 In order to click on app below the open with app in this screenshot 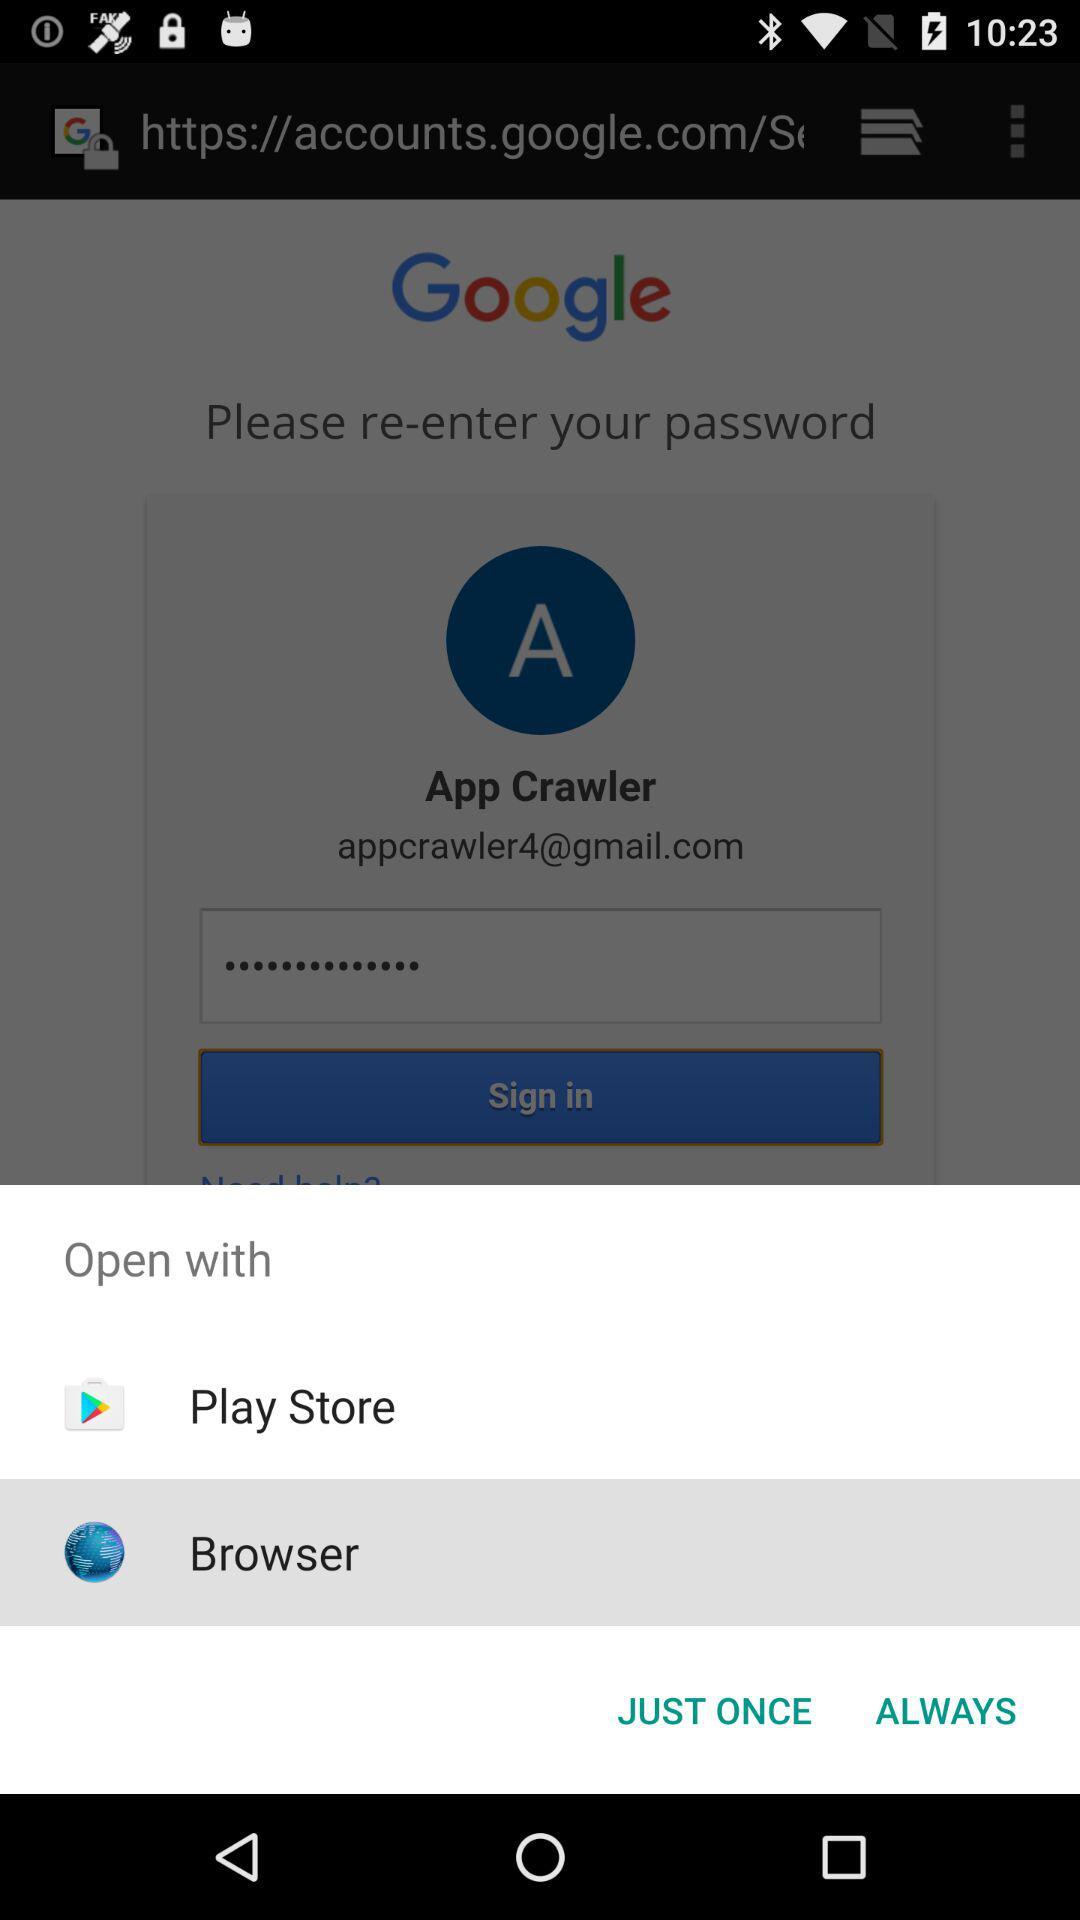, I will do `click(945, 1708)`.